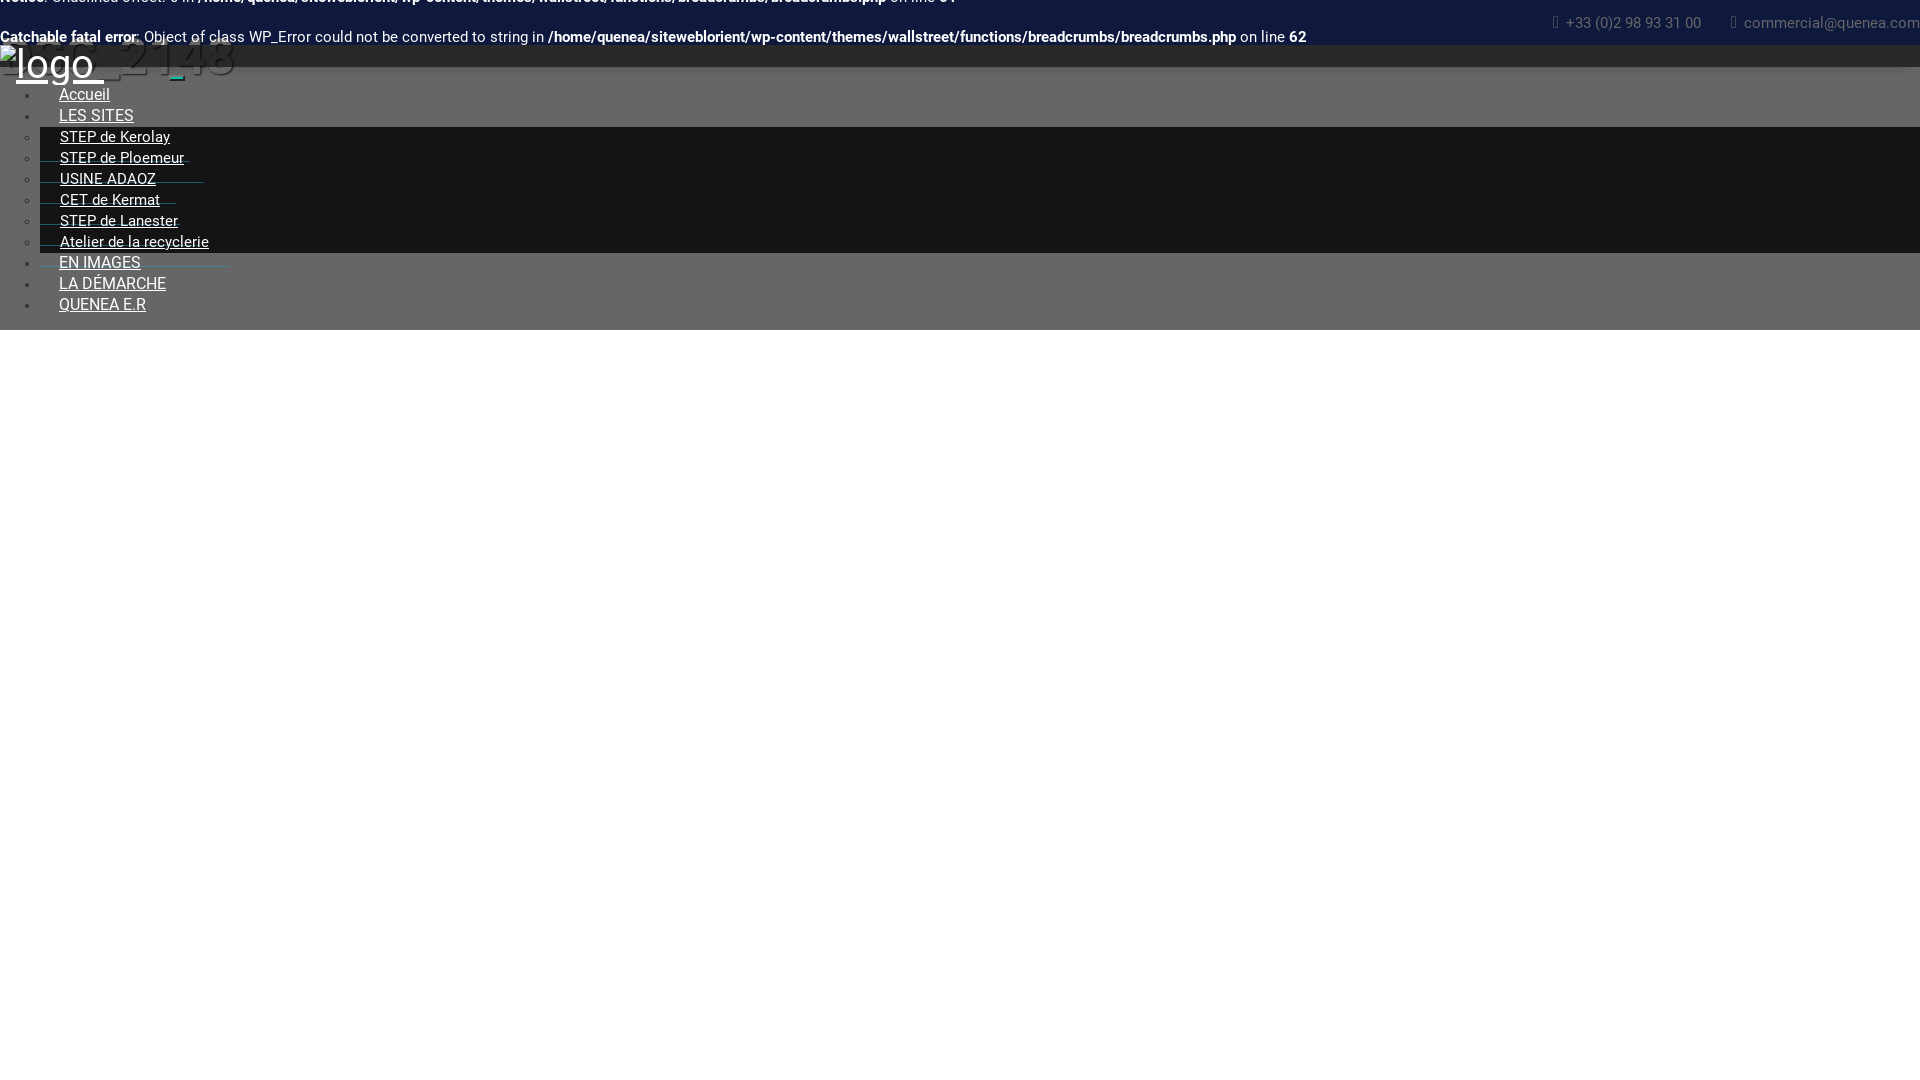  Describe the element at coordinates (39, 241) in the screenshot. I see `'Atelier de la recyclerie'` at that location.